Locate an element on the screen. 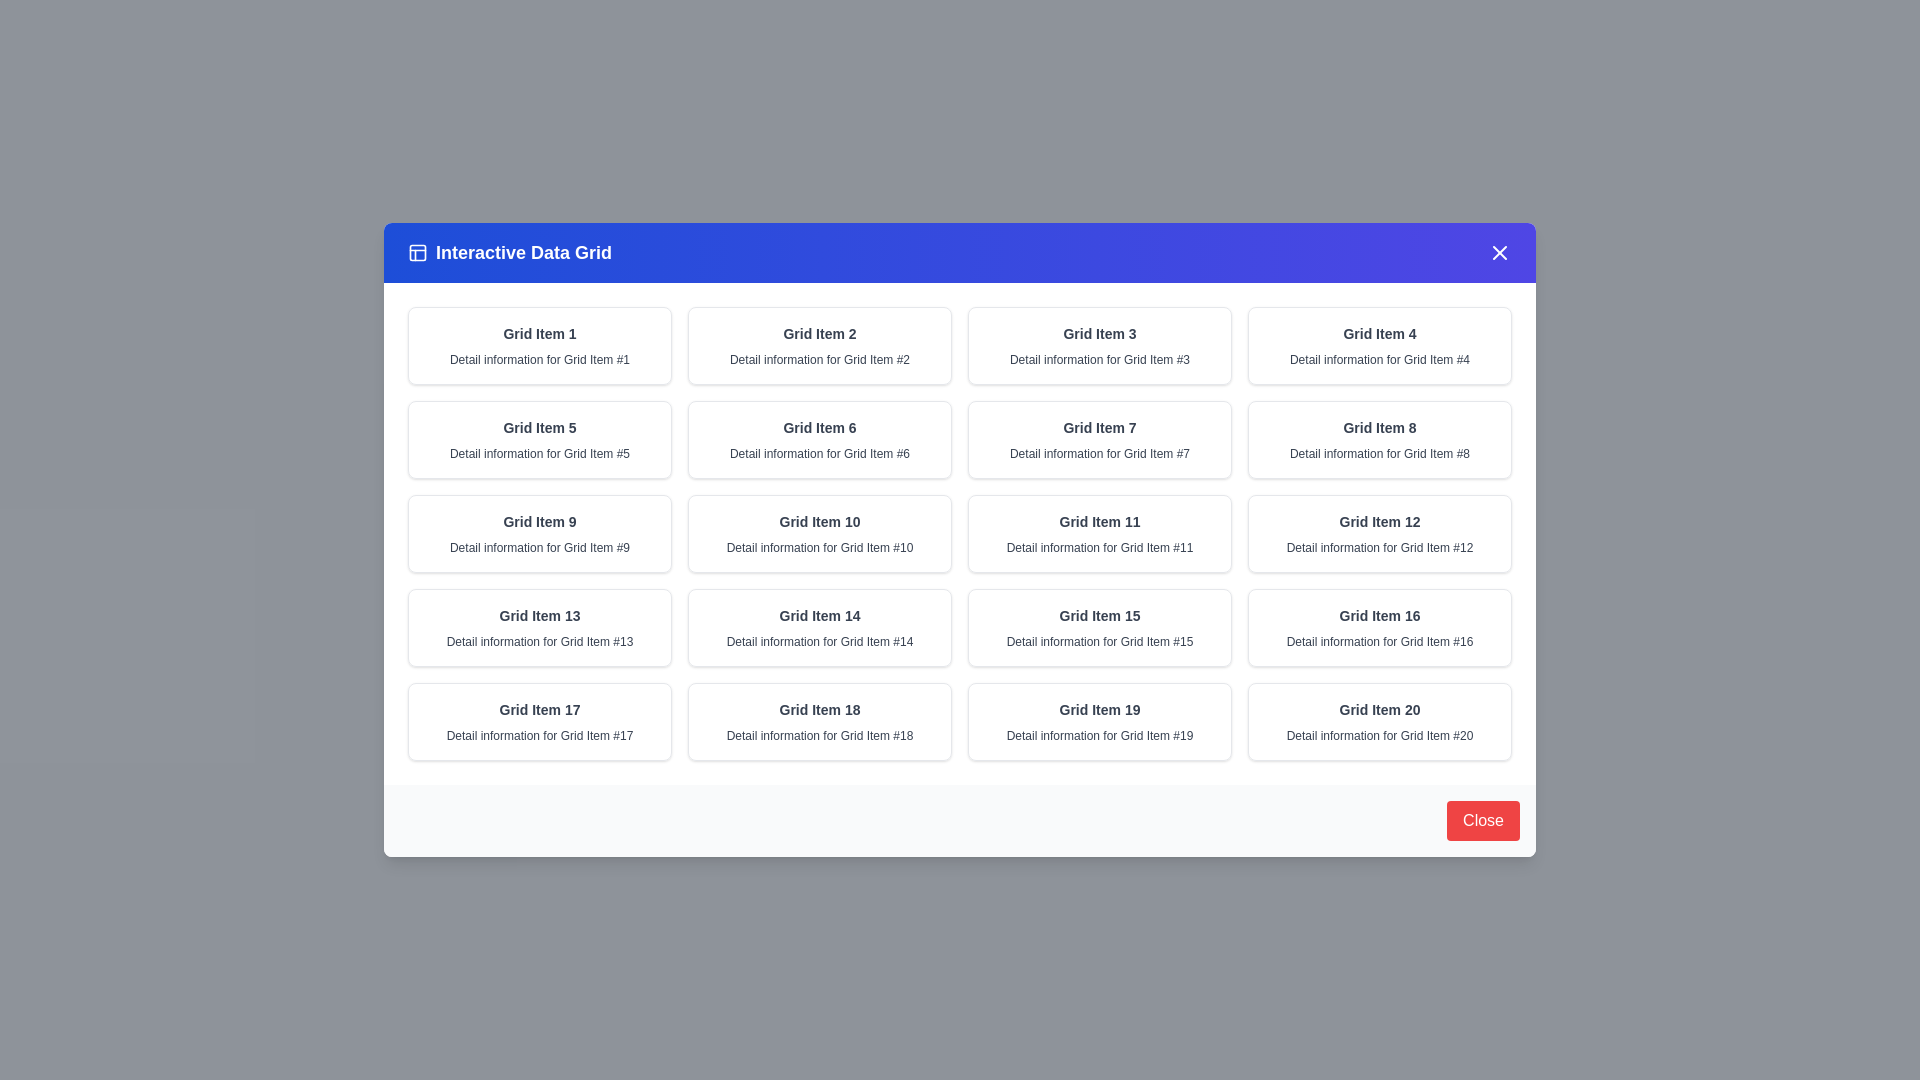  the semi-transparent background outside the dialog to dismiss it is located at coordinates (99, 100).